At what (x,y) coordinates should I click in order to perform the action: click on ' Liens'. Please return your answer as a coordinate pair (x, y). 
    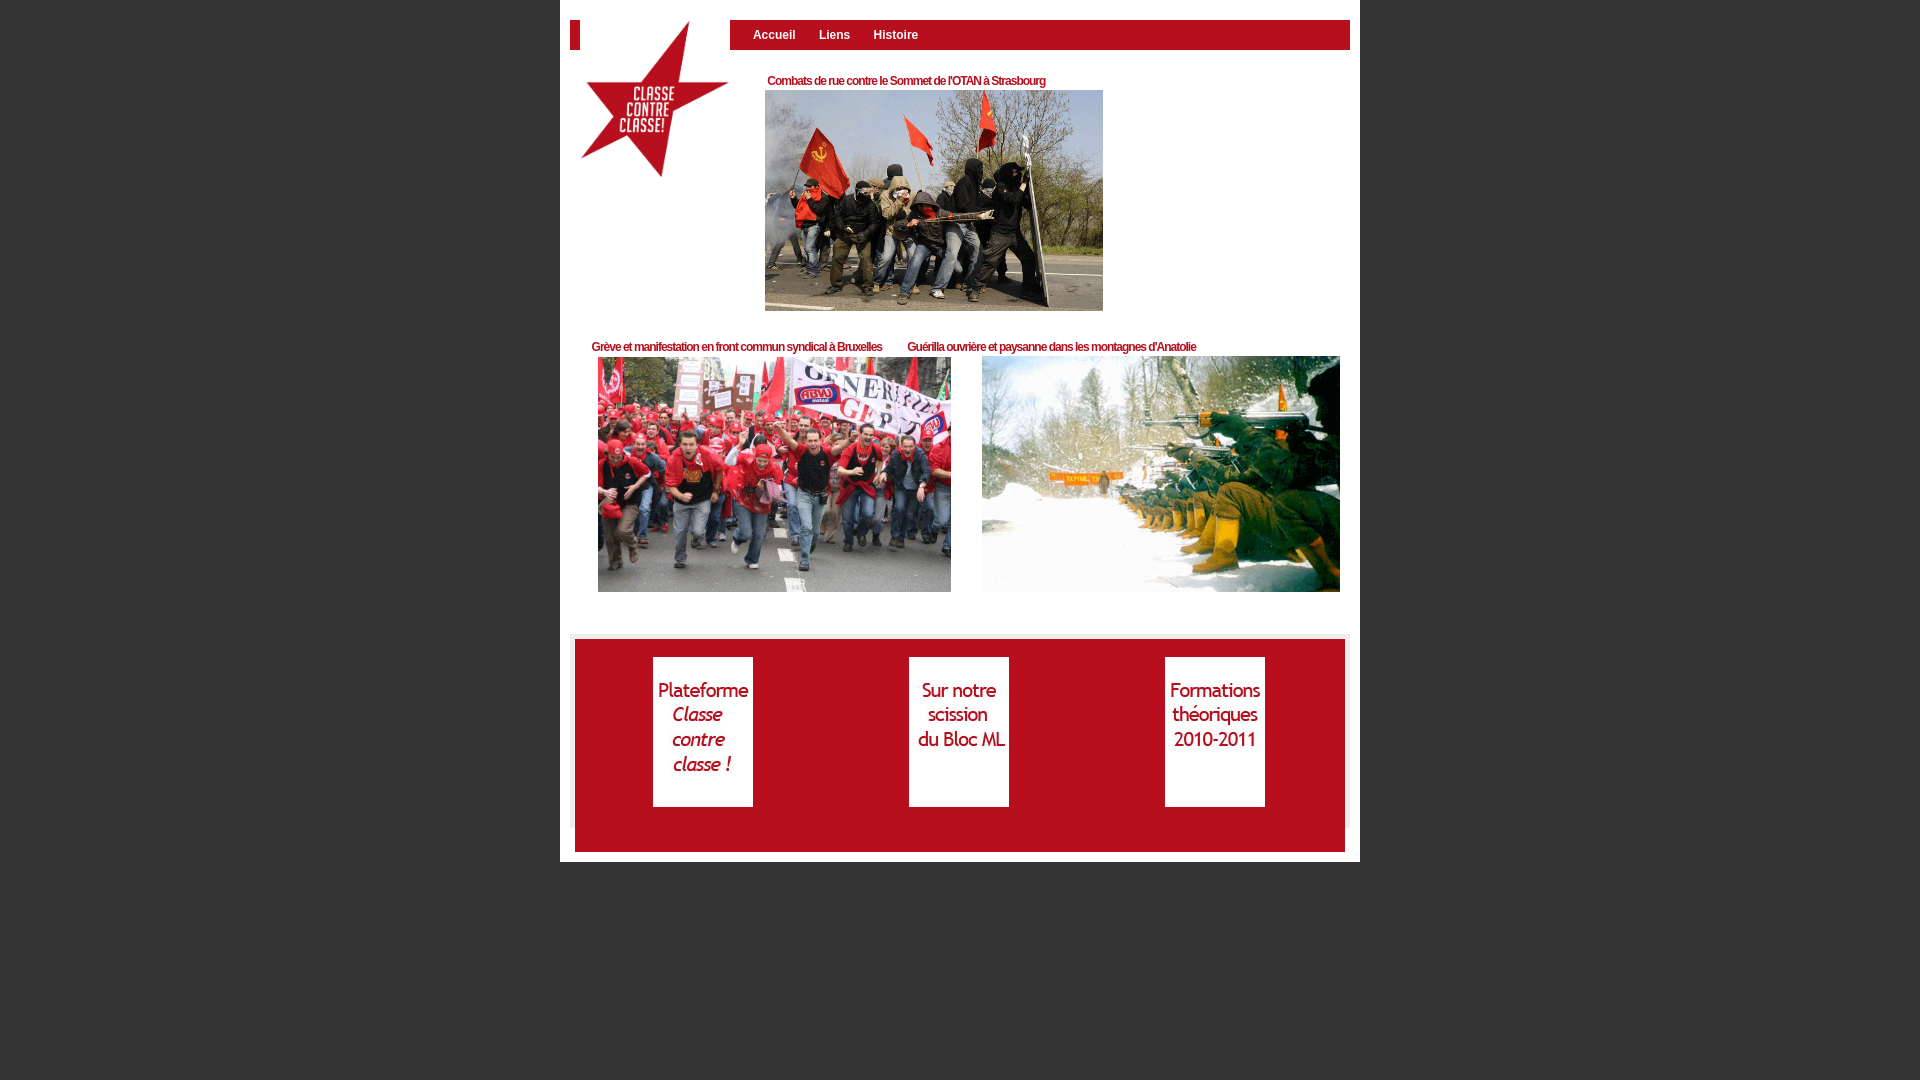
    Looking at the image, I should click on (816, 34).